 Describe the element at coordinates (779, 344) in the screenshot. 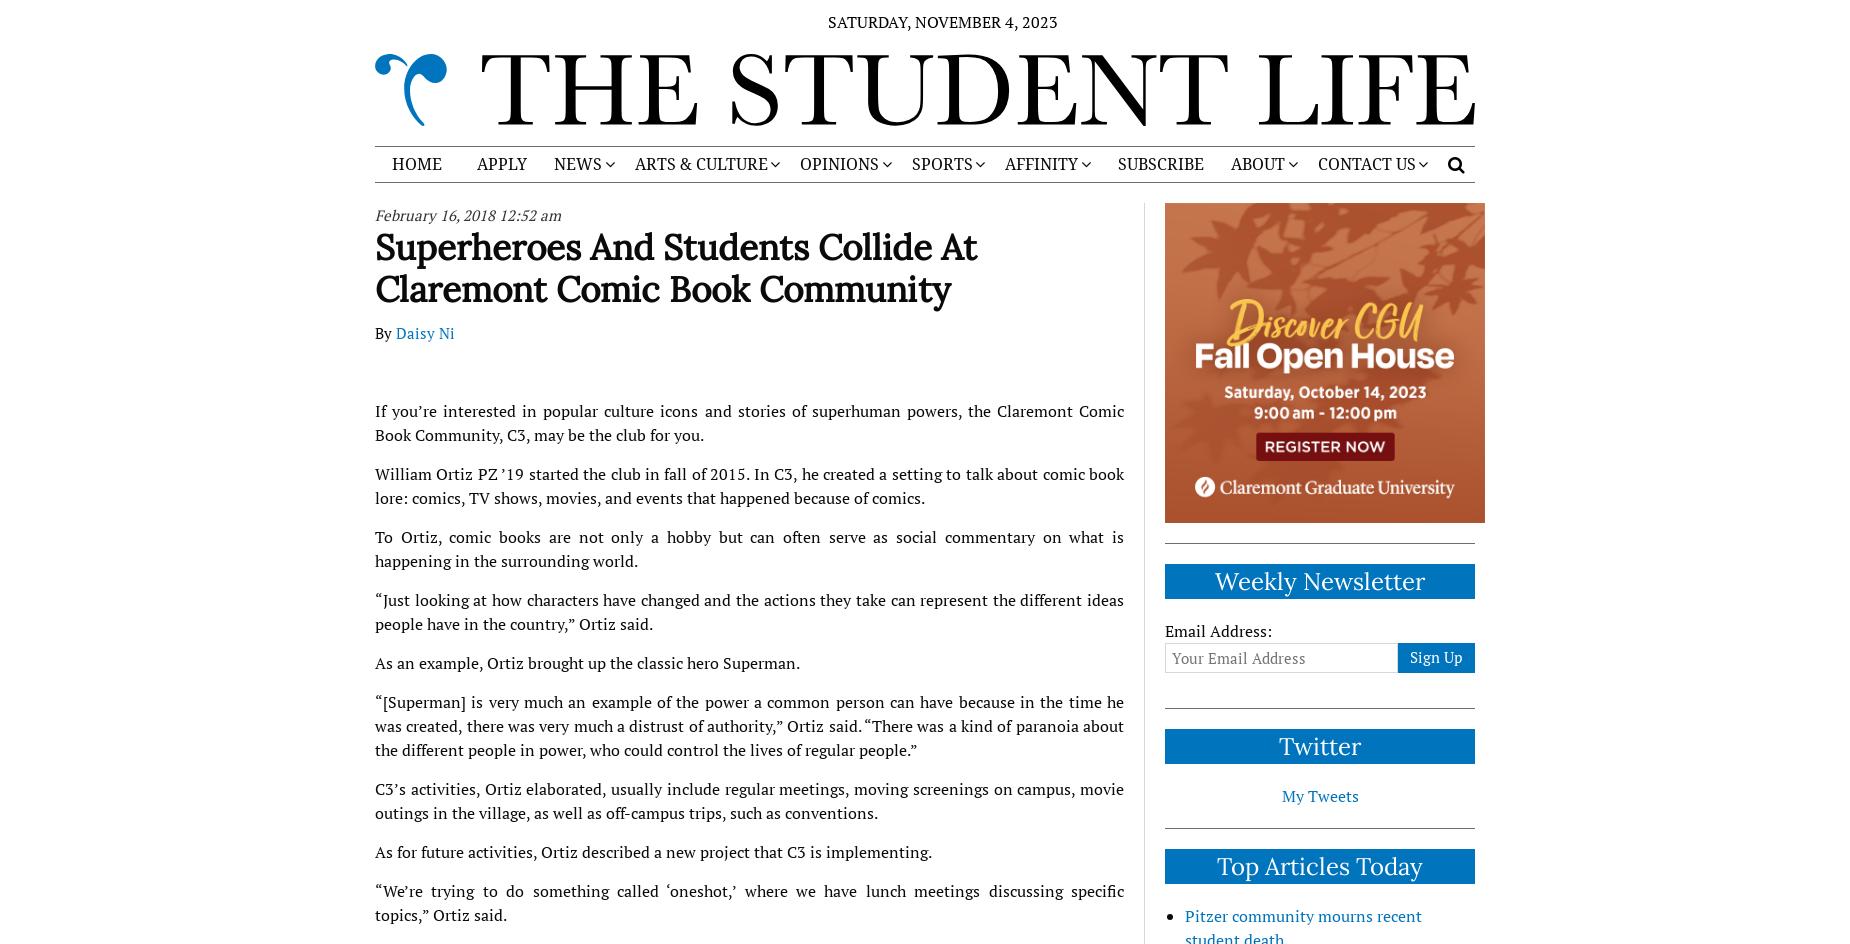

I see `'MUSIC'` at that location.